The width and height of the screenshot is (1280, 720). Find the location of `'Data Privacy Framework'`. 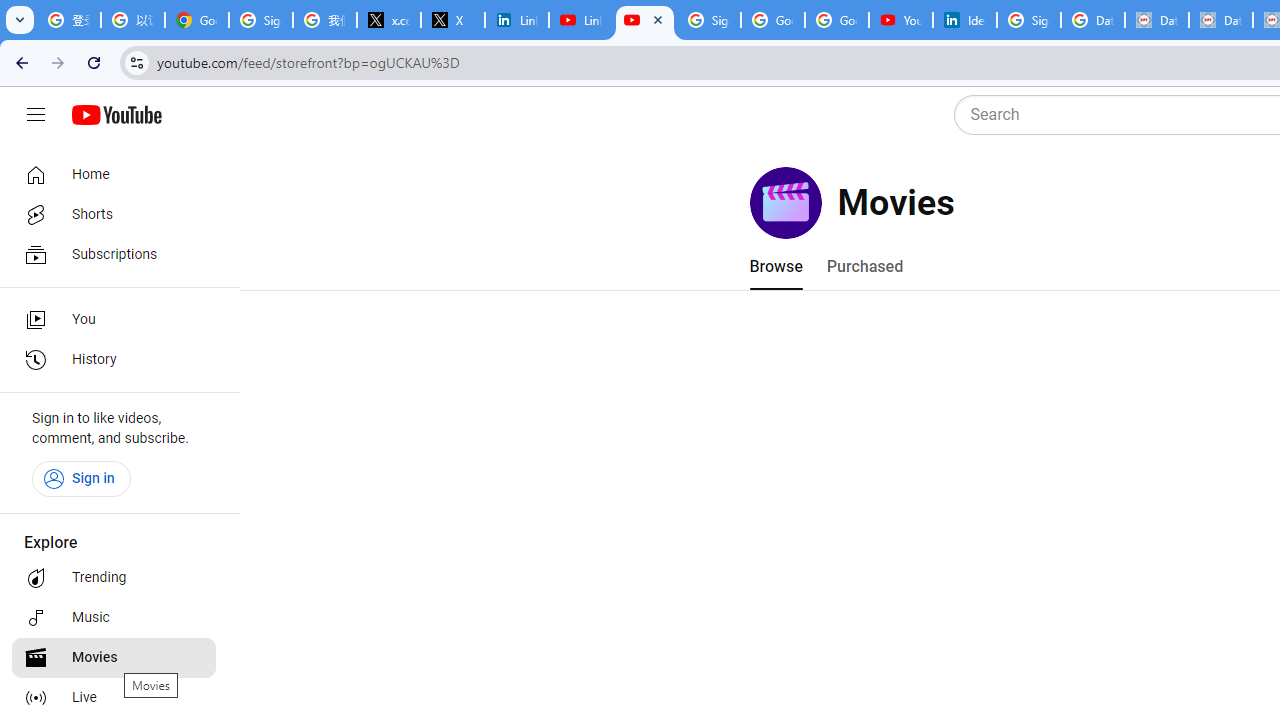

'Data Privacy Framework' is located at coordinates (1157, 20).